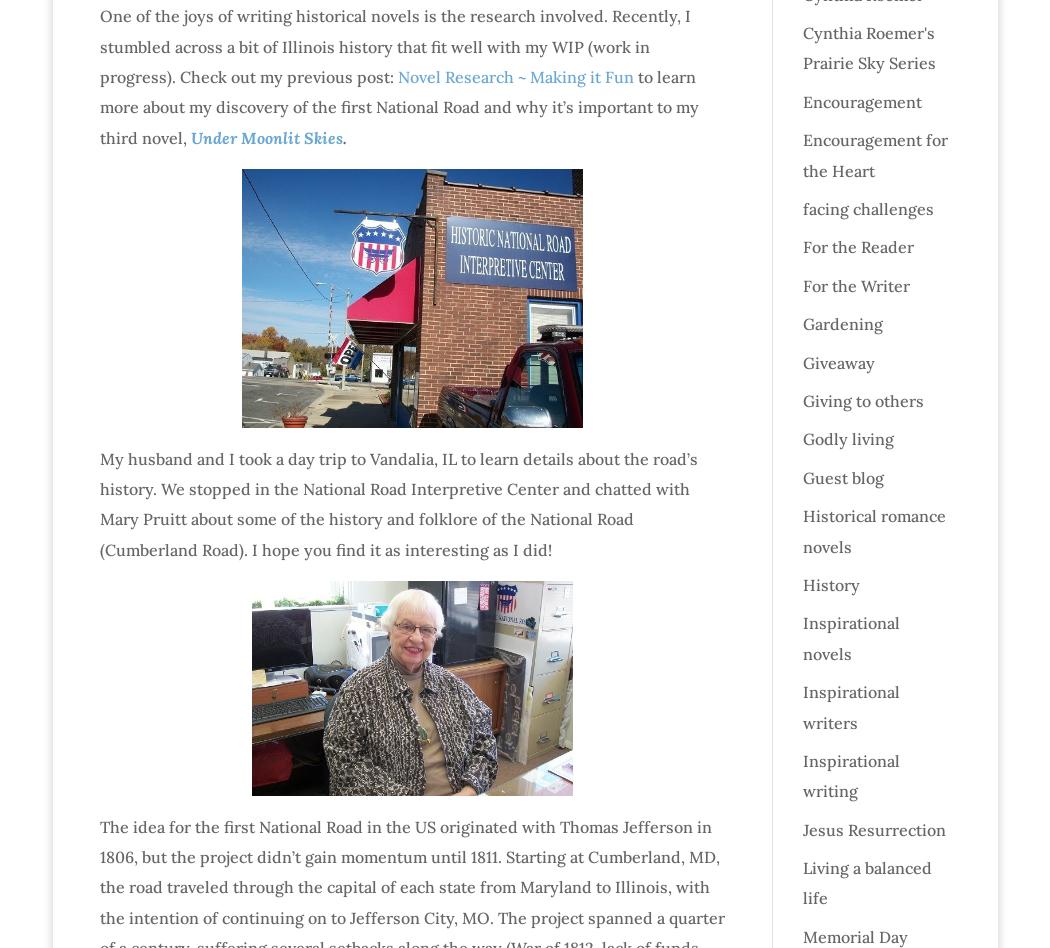 This screenshot has width=1050, height=948. I want to click on 'My husband and I took a day trip to Vandalia, IL to learn details about the road’s history. We stopped in the National Road Interpretive Center and chatted with Mary Pruitt about some of the history and folklore of the National Road (Cumberland Road). I hope you find it as interesting as I did!', so click(397, 503).